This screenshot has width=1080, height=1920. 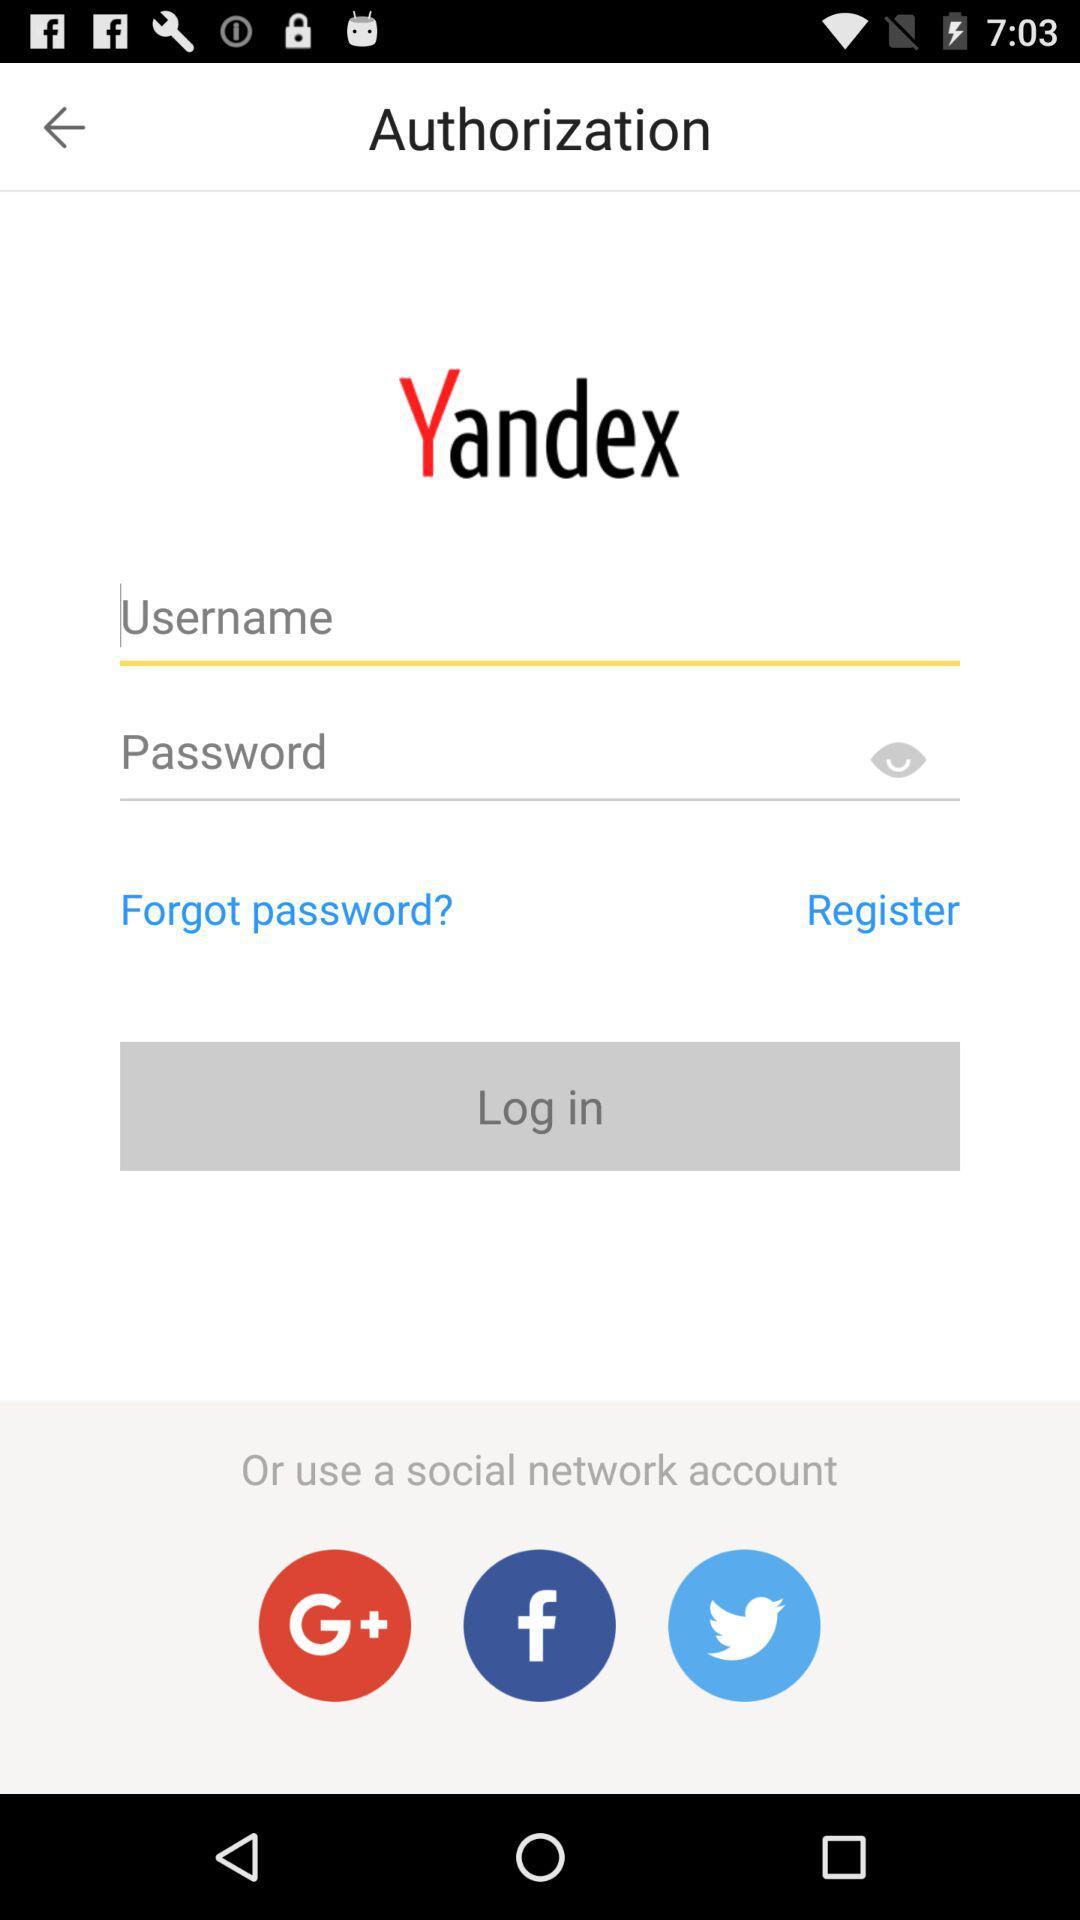 I want to click on icon at the top left corner, so click(x=63, y=126).